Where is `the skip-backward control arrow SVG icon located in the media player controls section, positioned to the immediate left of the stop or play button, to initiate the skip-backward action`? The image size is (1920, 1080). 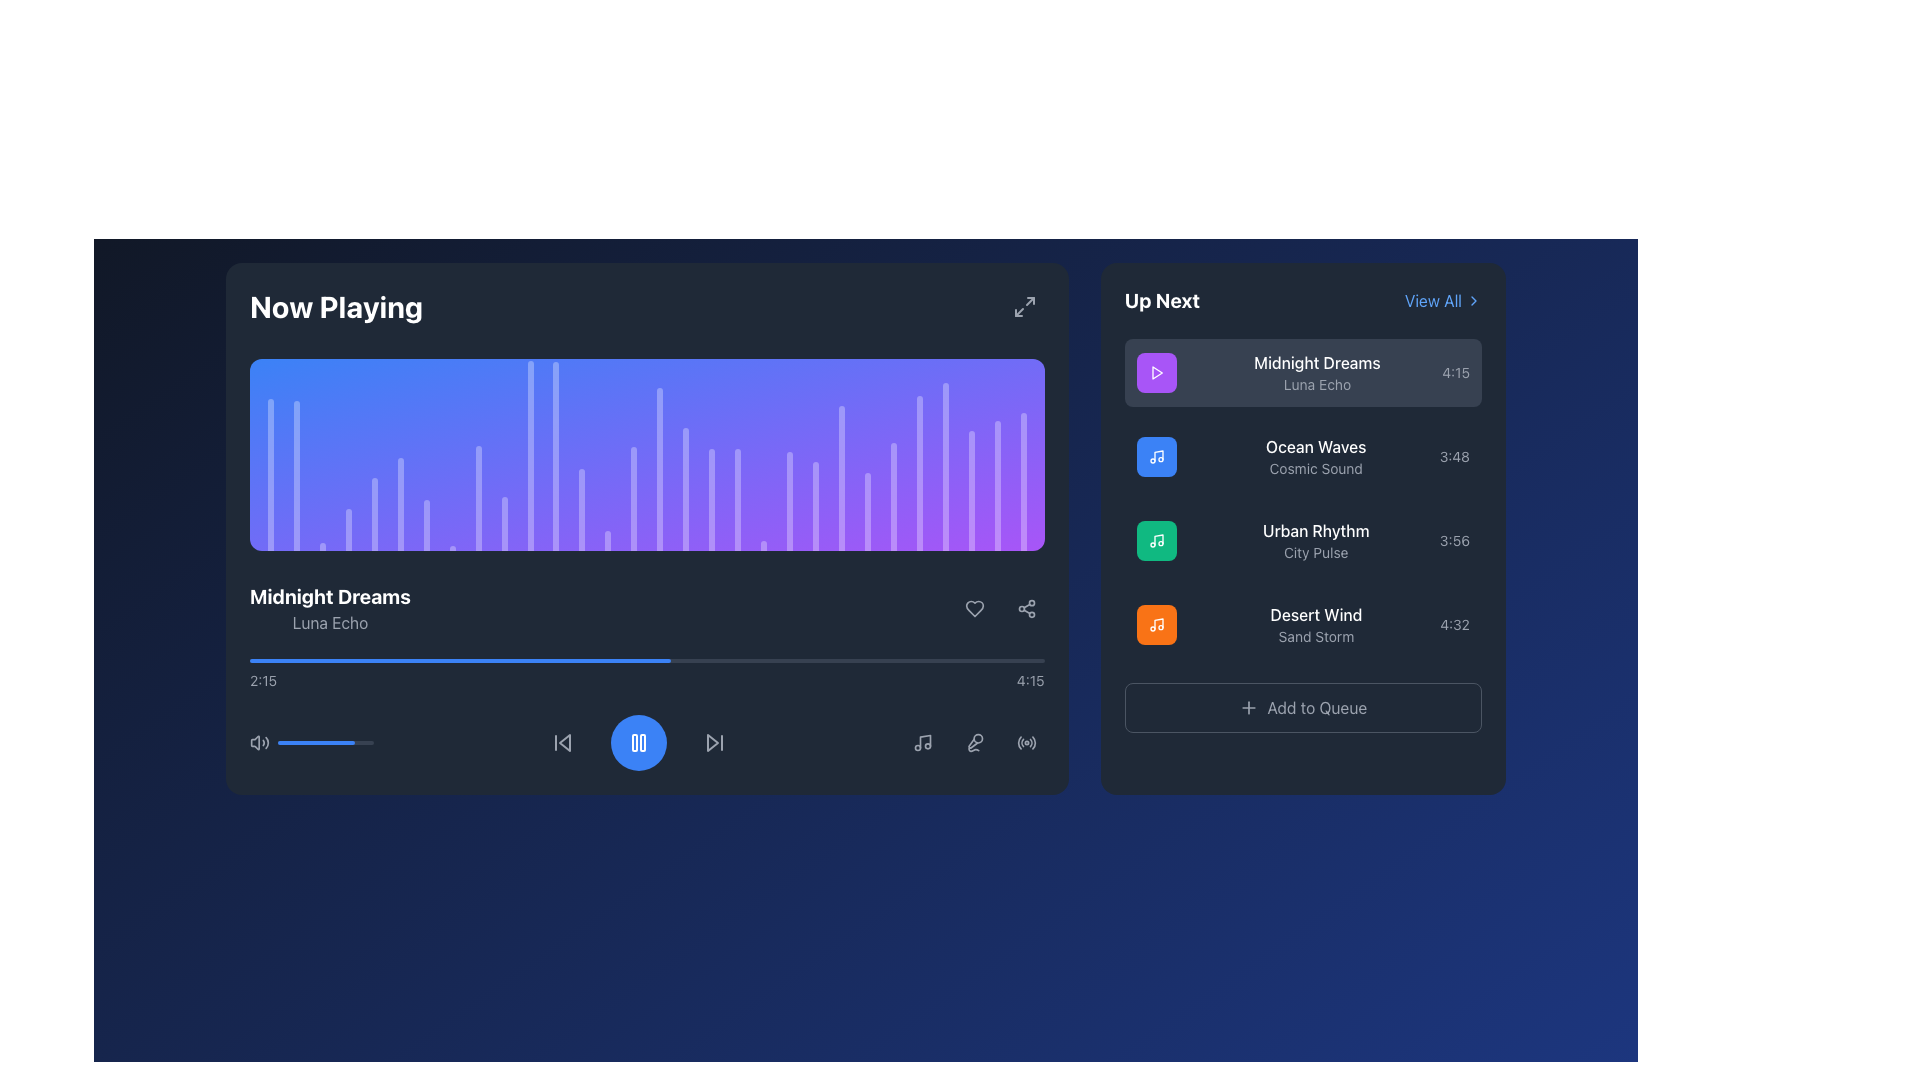
the skip-backward control arrow SVG icon located in the media player controls section, positioned to the immediate left of the stop or play button, to initiate the skip-backward action is located at coordinates (564, 743).